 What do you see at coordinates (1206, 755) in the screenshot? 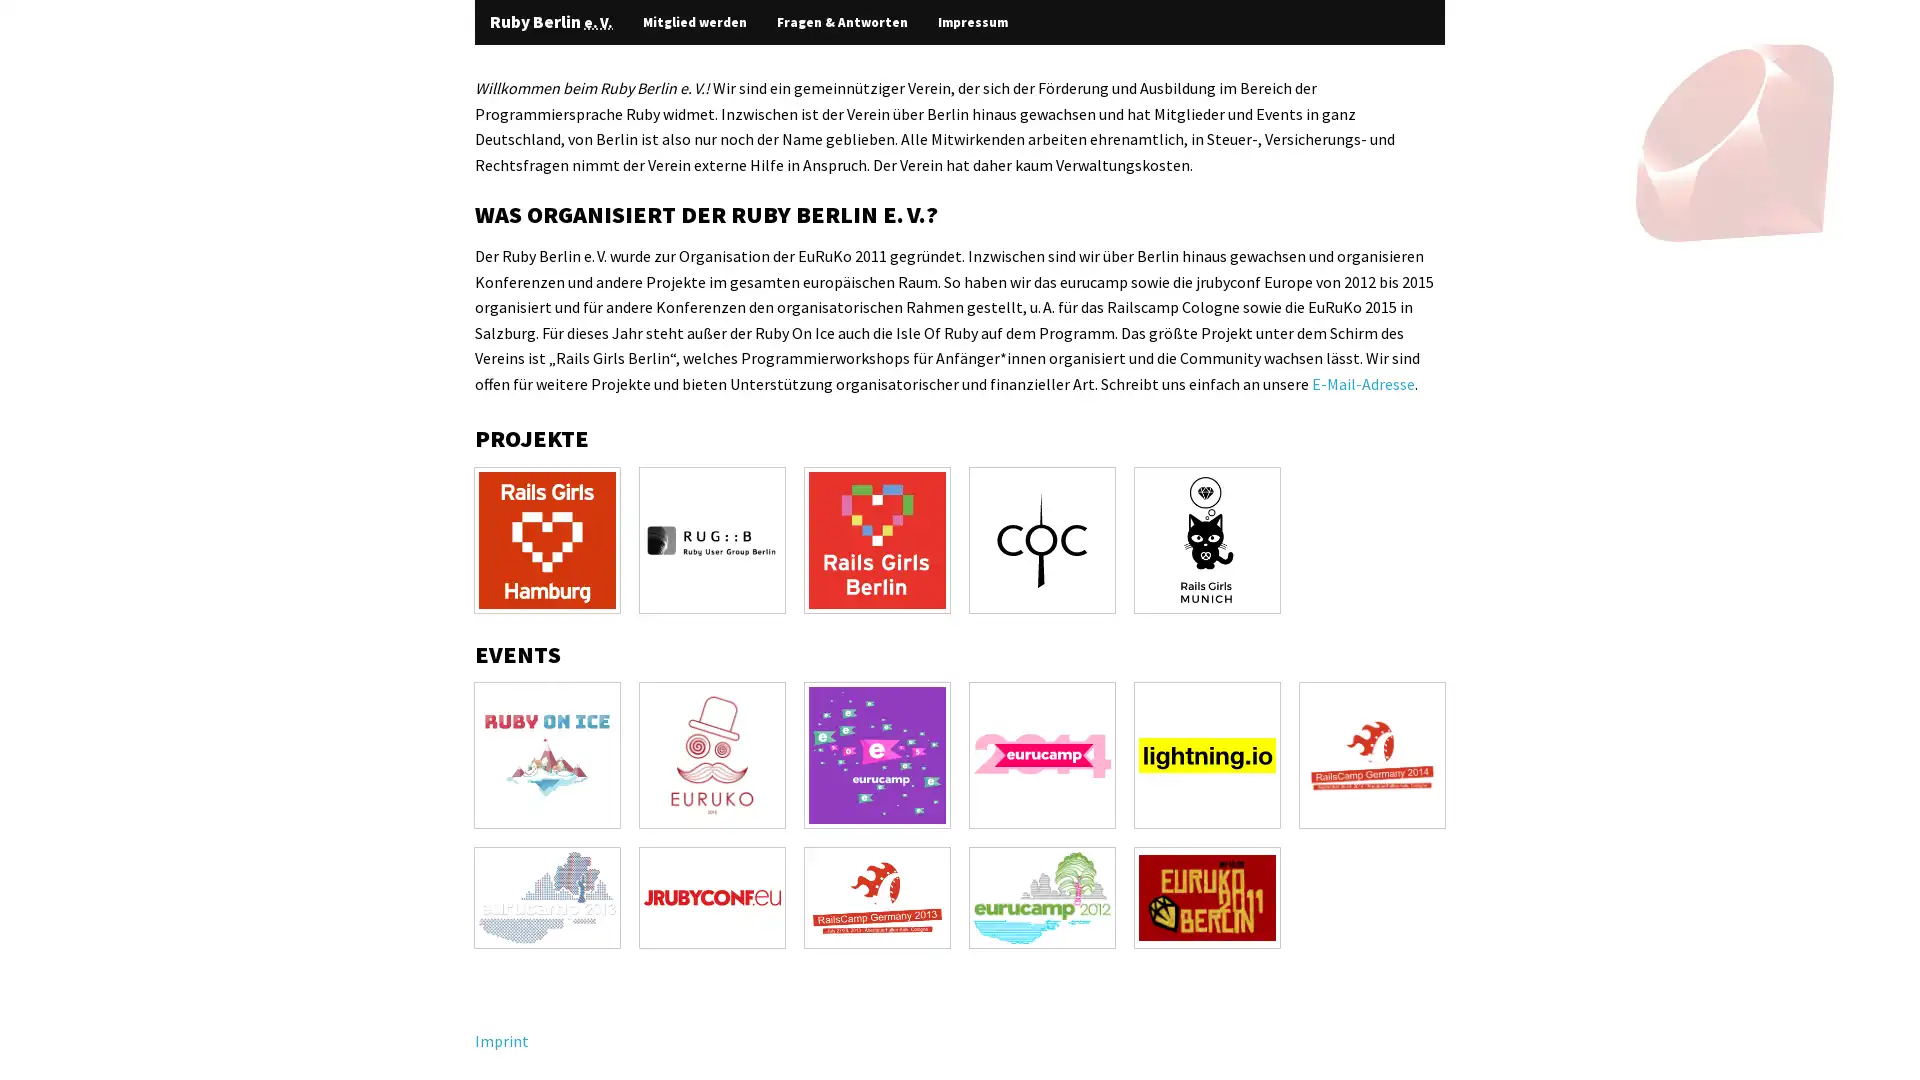
I see `Lightning io` at bounding box center [1206, 755].